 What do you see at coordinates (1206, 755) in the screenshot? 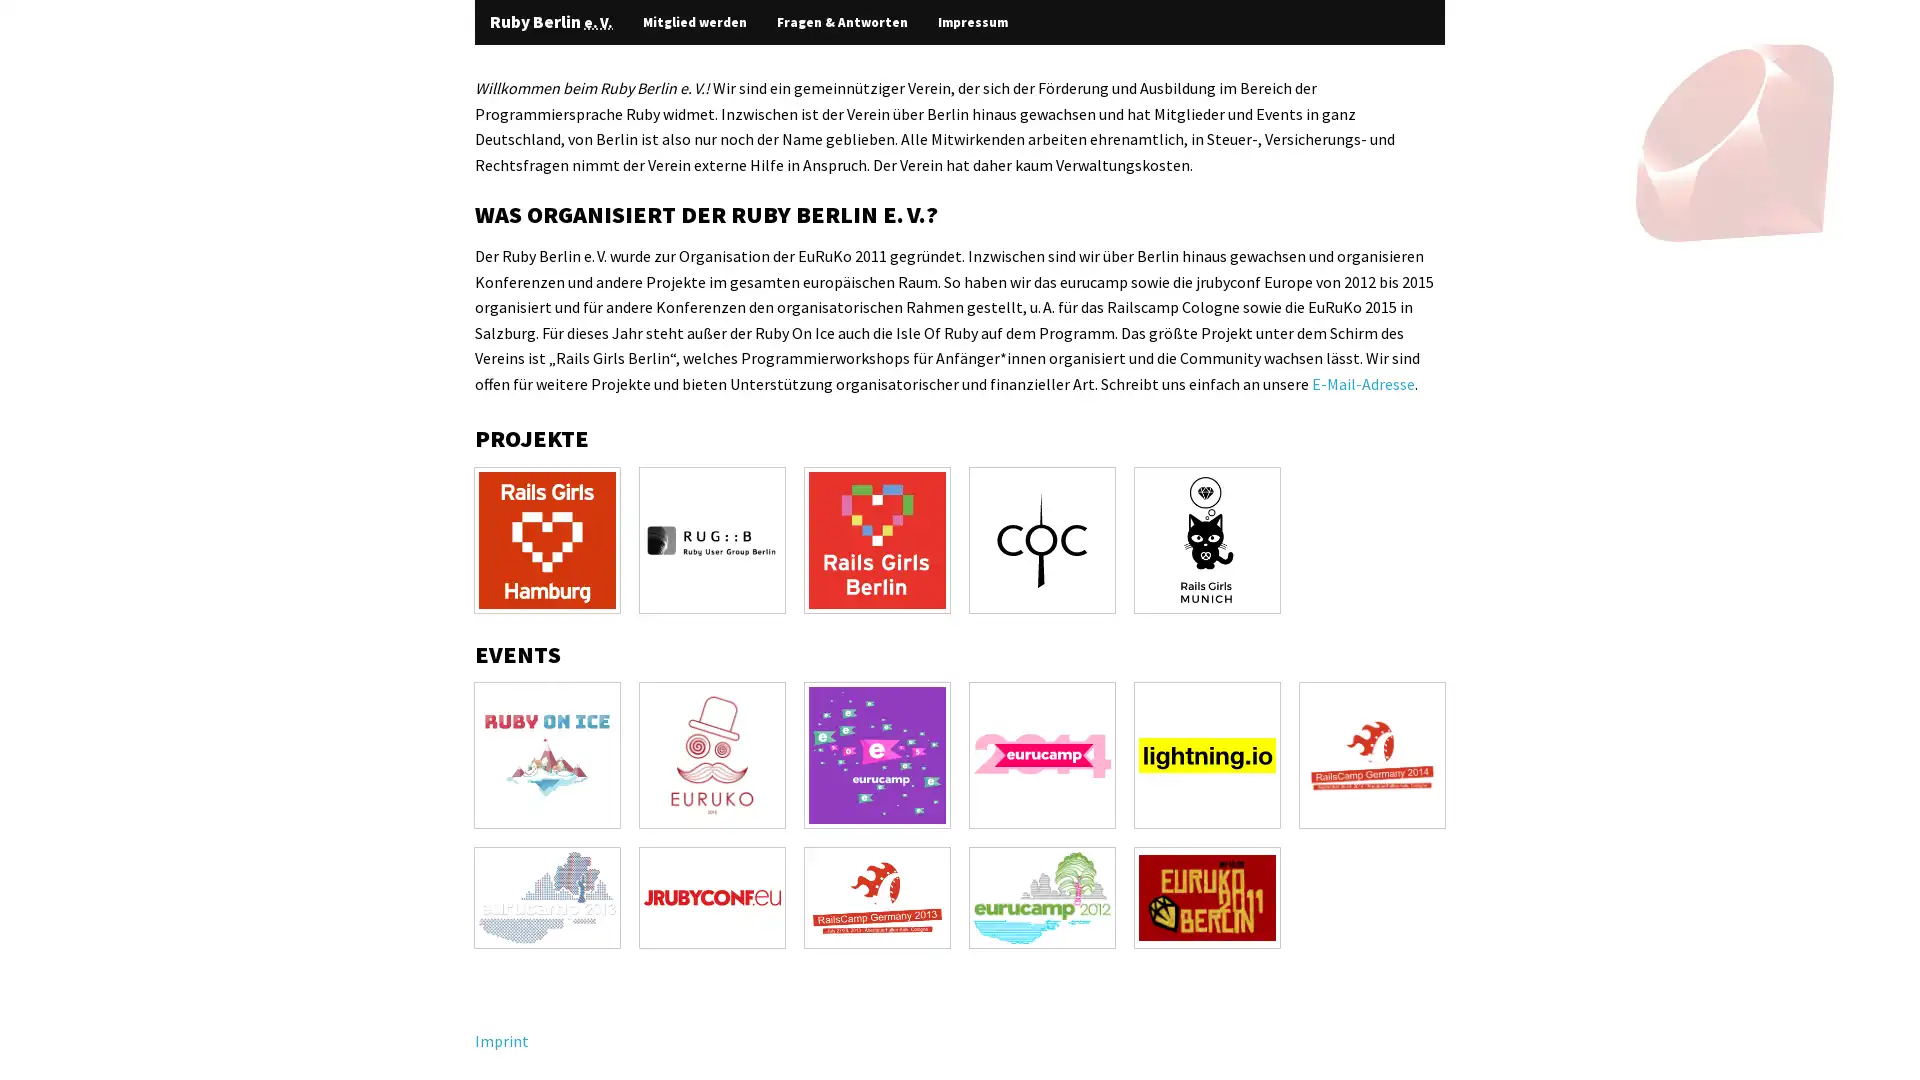
I see `Lightning io` at bounding box center [1206, 755].